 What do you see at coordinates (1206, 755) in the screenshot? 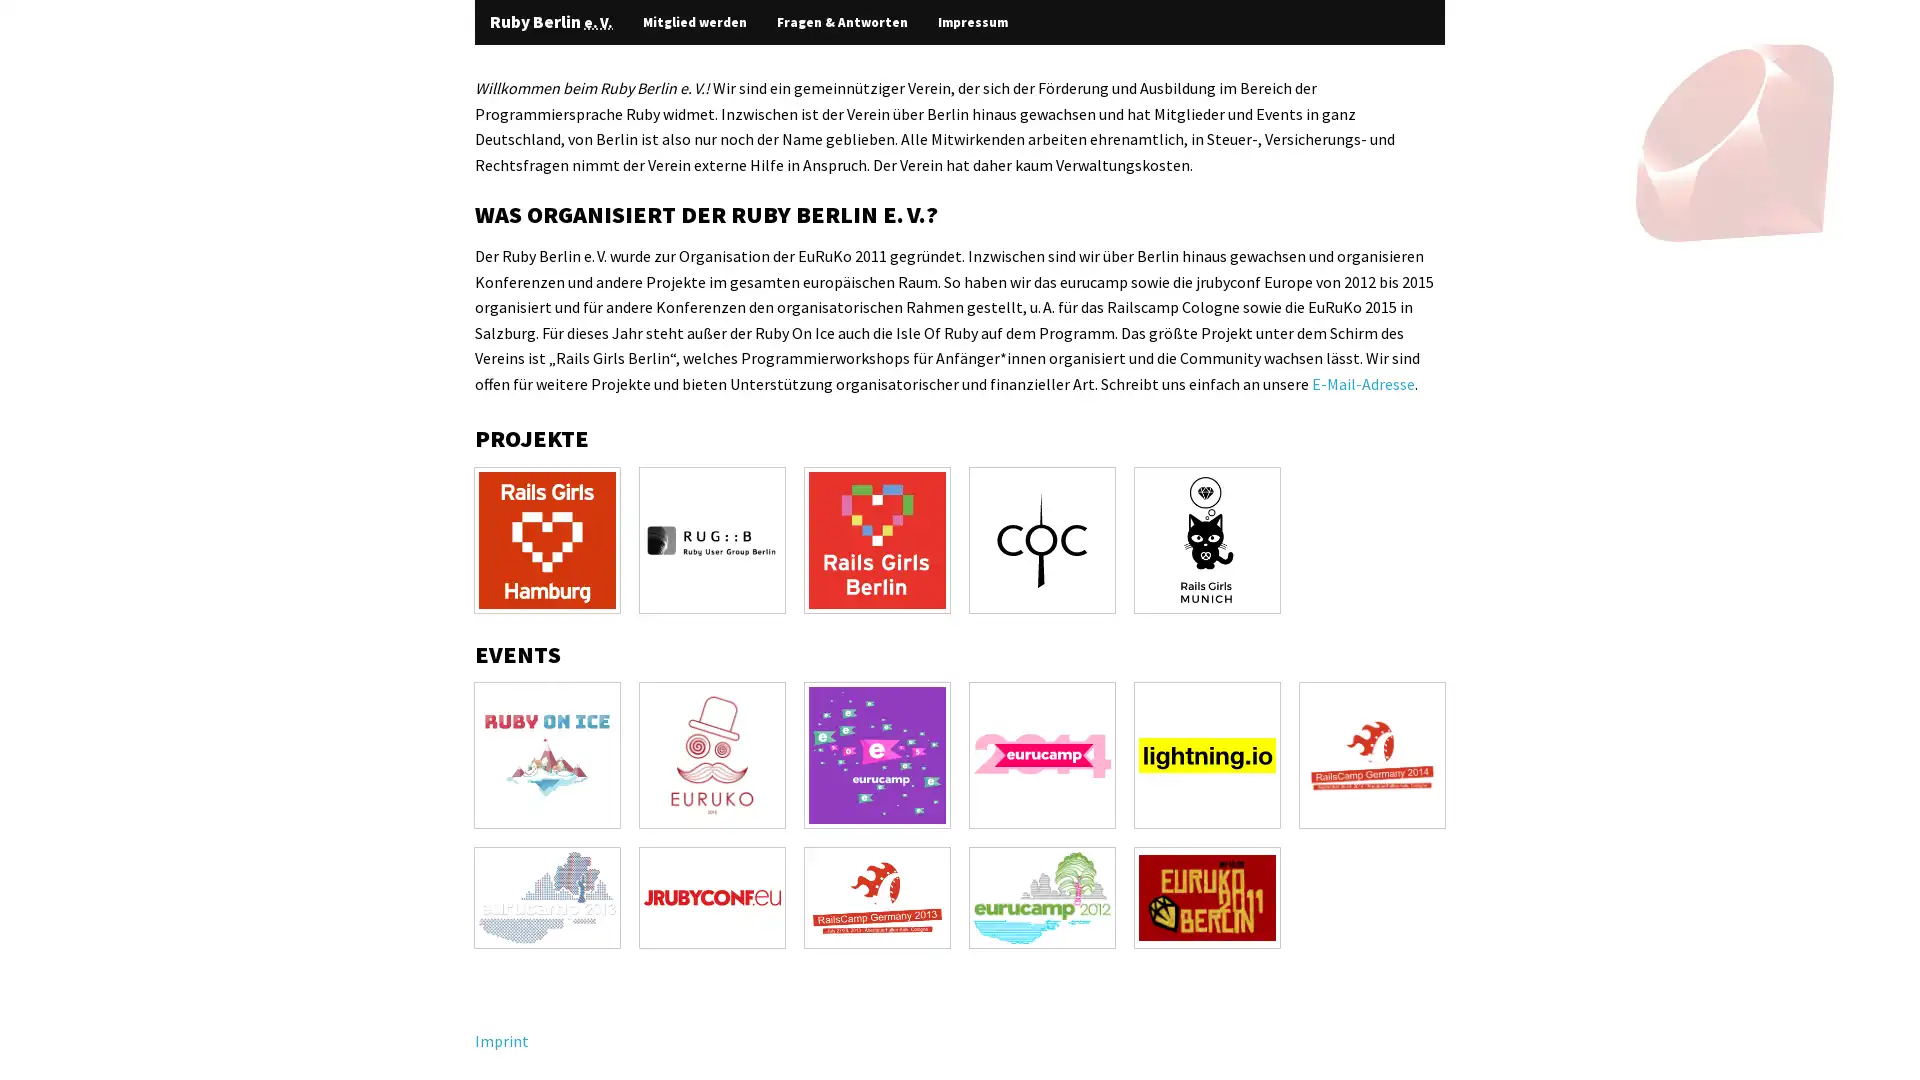
I see `Lightning io` at bounding box center [1206, 755].